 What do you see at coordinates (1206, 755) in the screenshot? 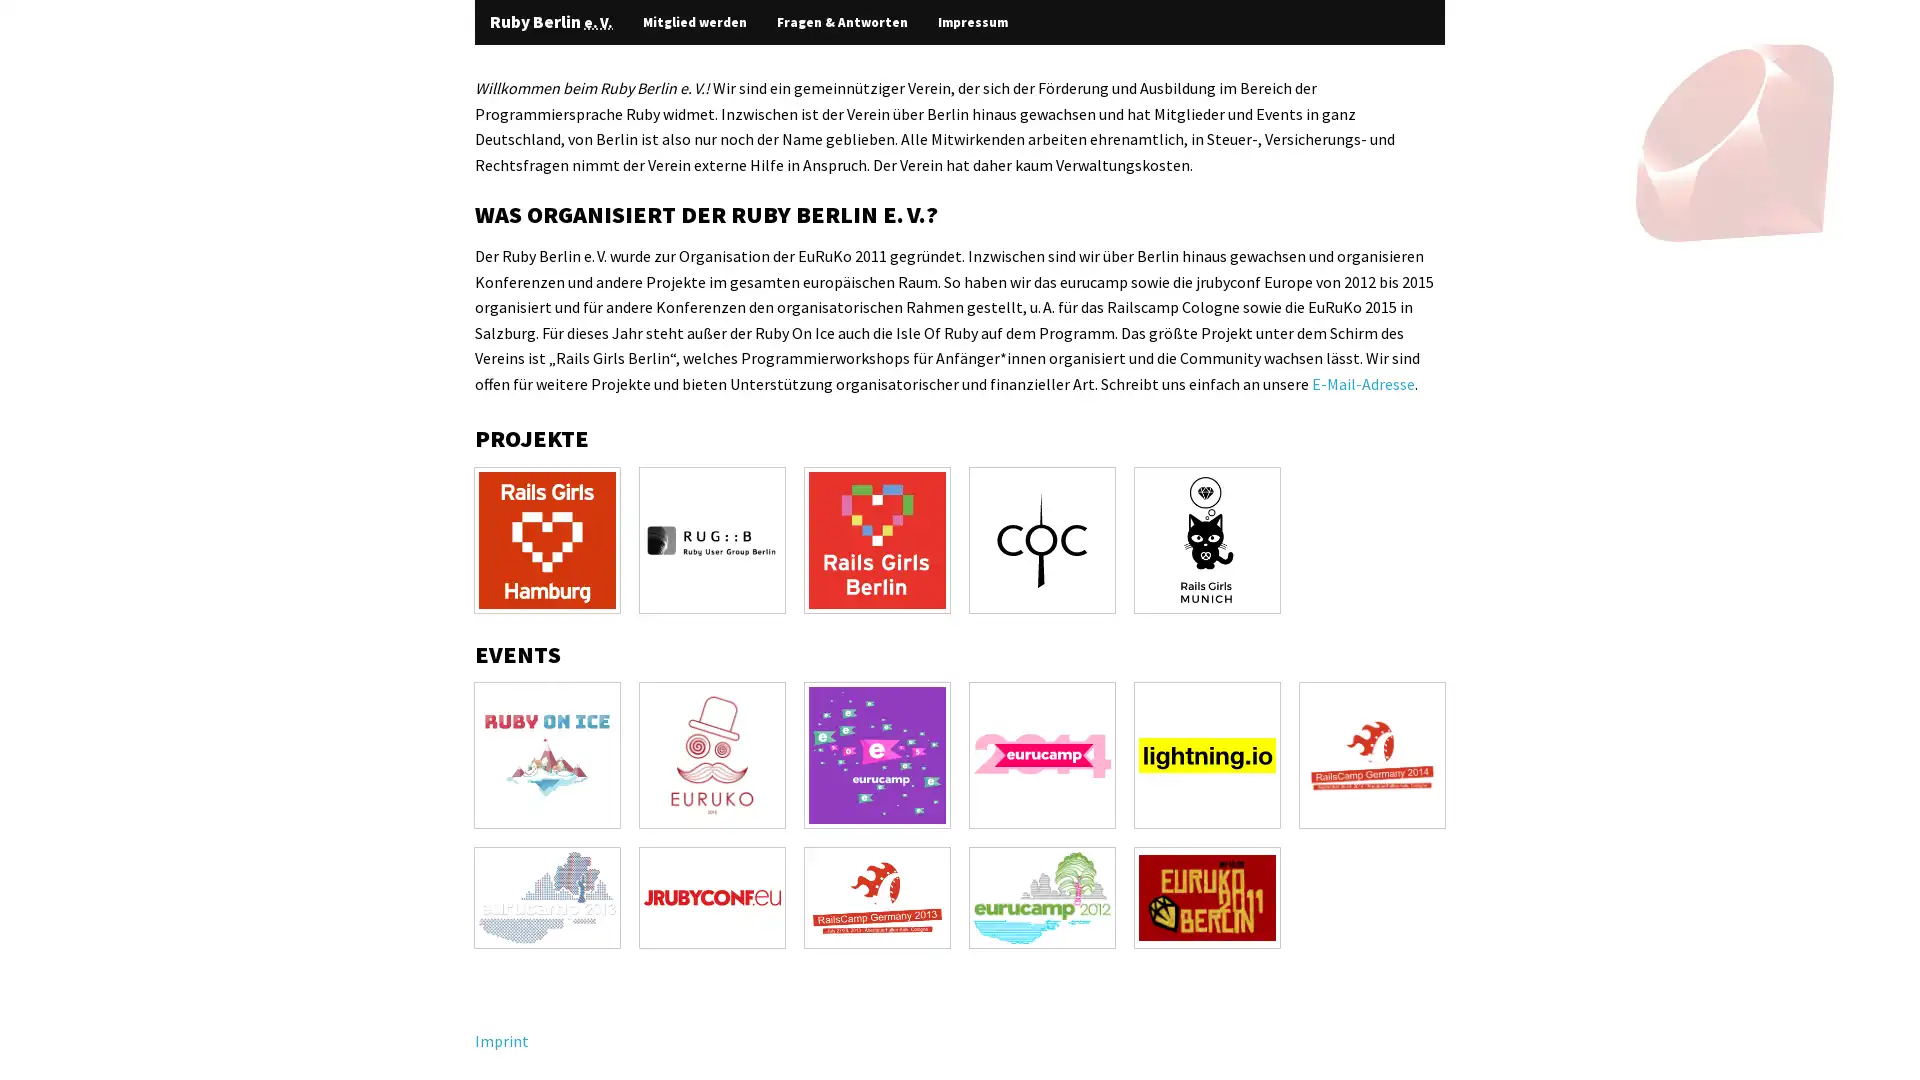
I see `Lightning io` at bounding box center [1206, 755].